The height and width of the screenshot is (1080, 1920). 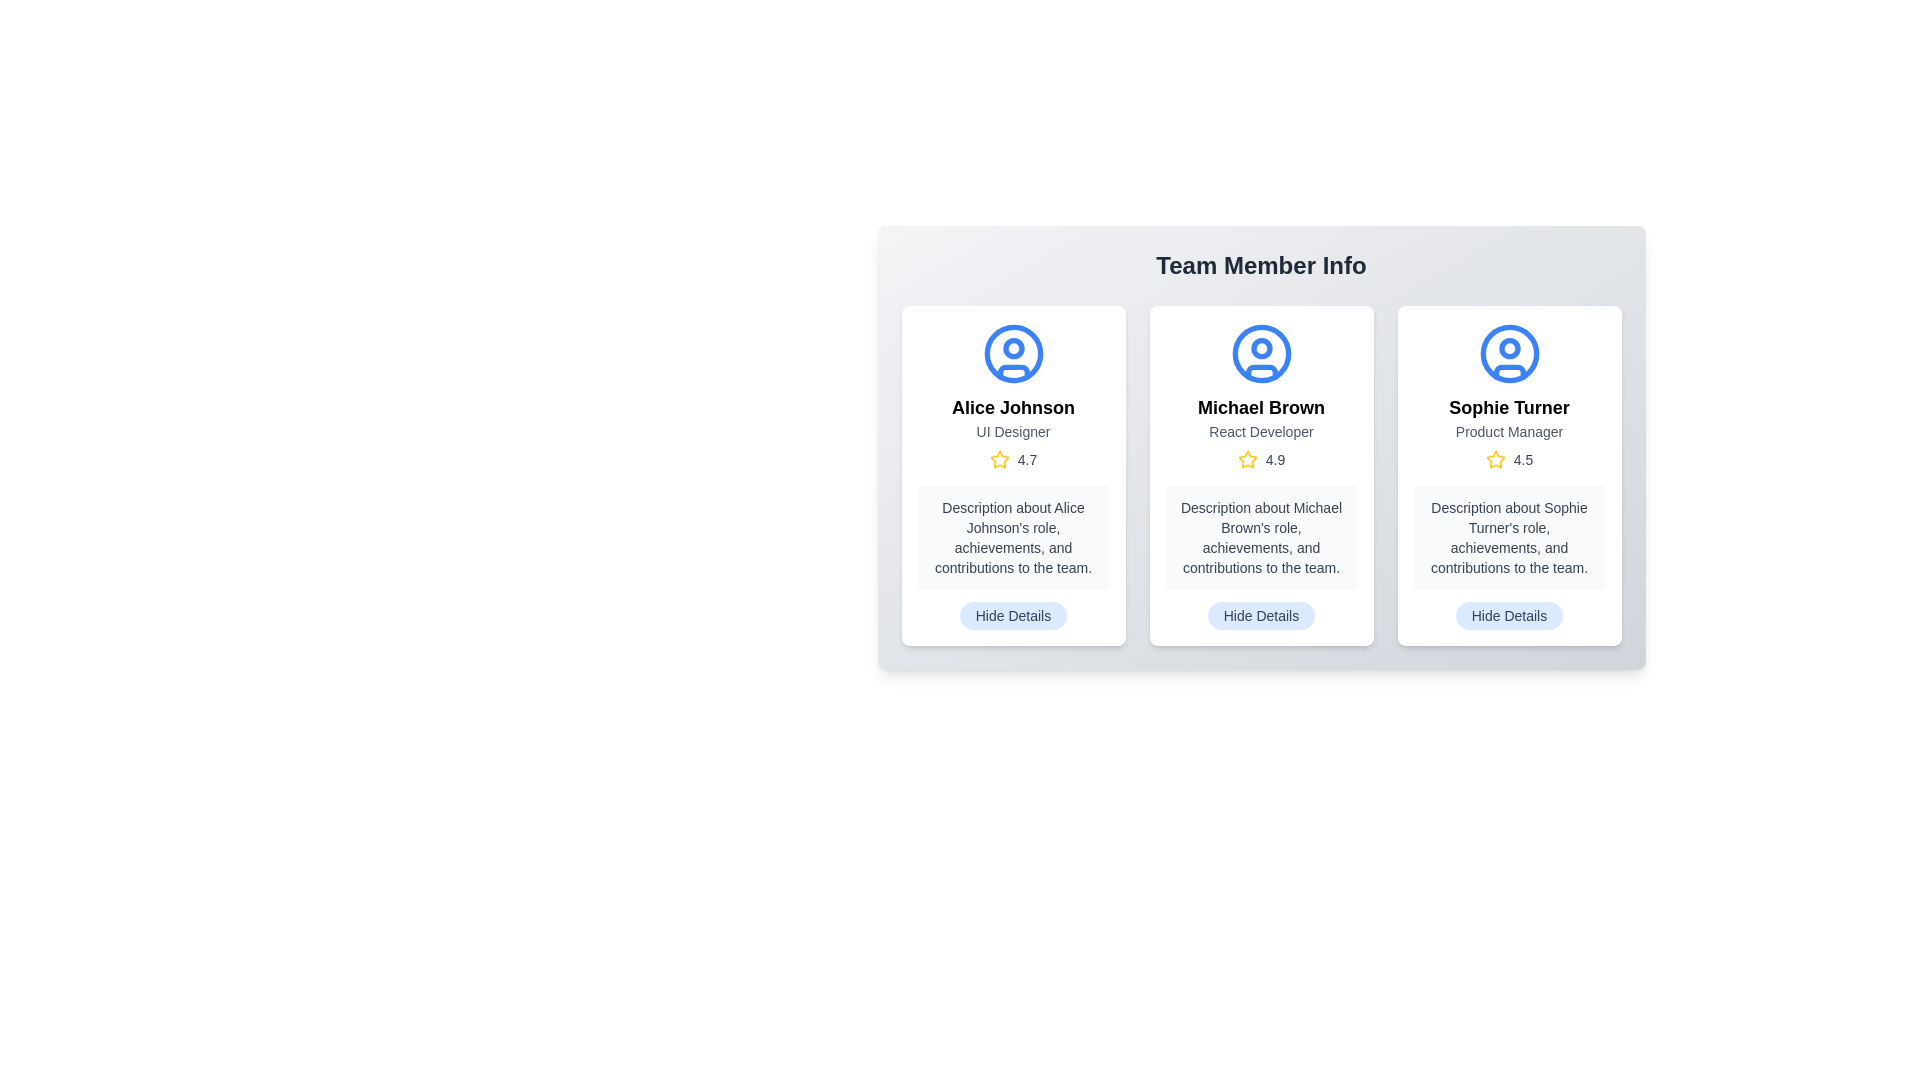 What do you see at coordinates (1246, 459) in the screenshot?
I see `the star SVG icon that visually represents a rating, located under the header 'Michael Brown' and the subtitle 'React Developer', to the left of the numeric '4.9' value` at bounding box center [1246, 459].